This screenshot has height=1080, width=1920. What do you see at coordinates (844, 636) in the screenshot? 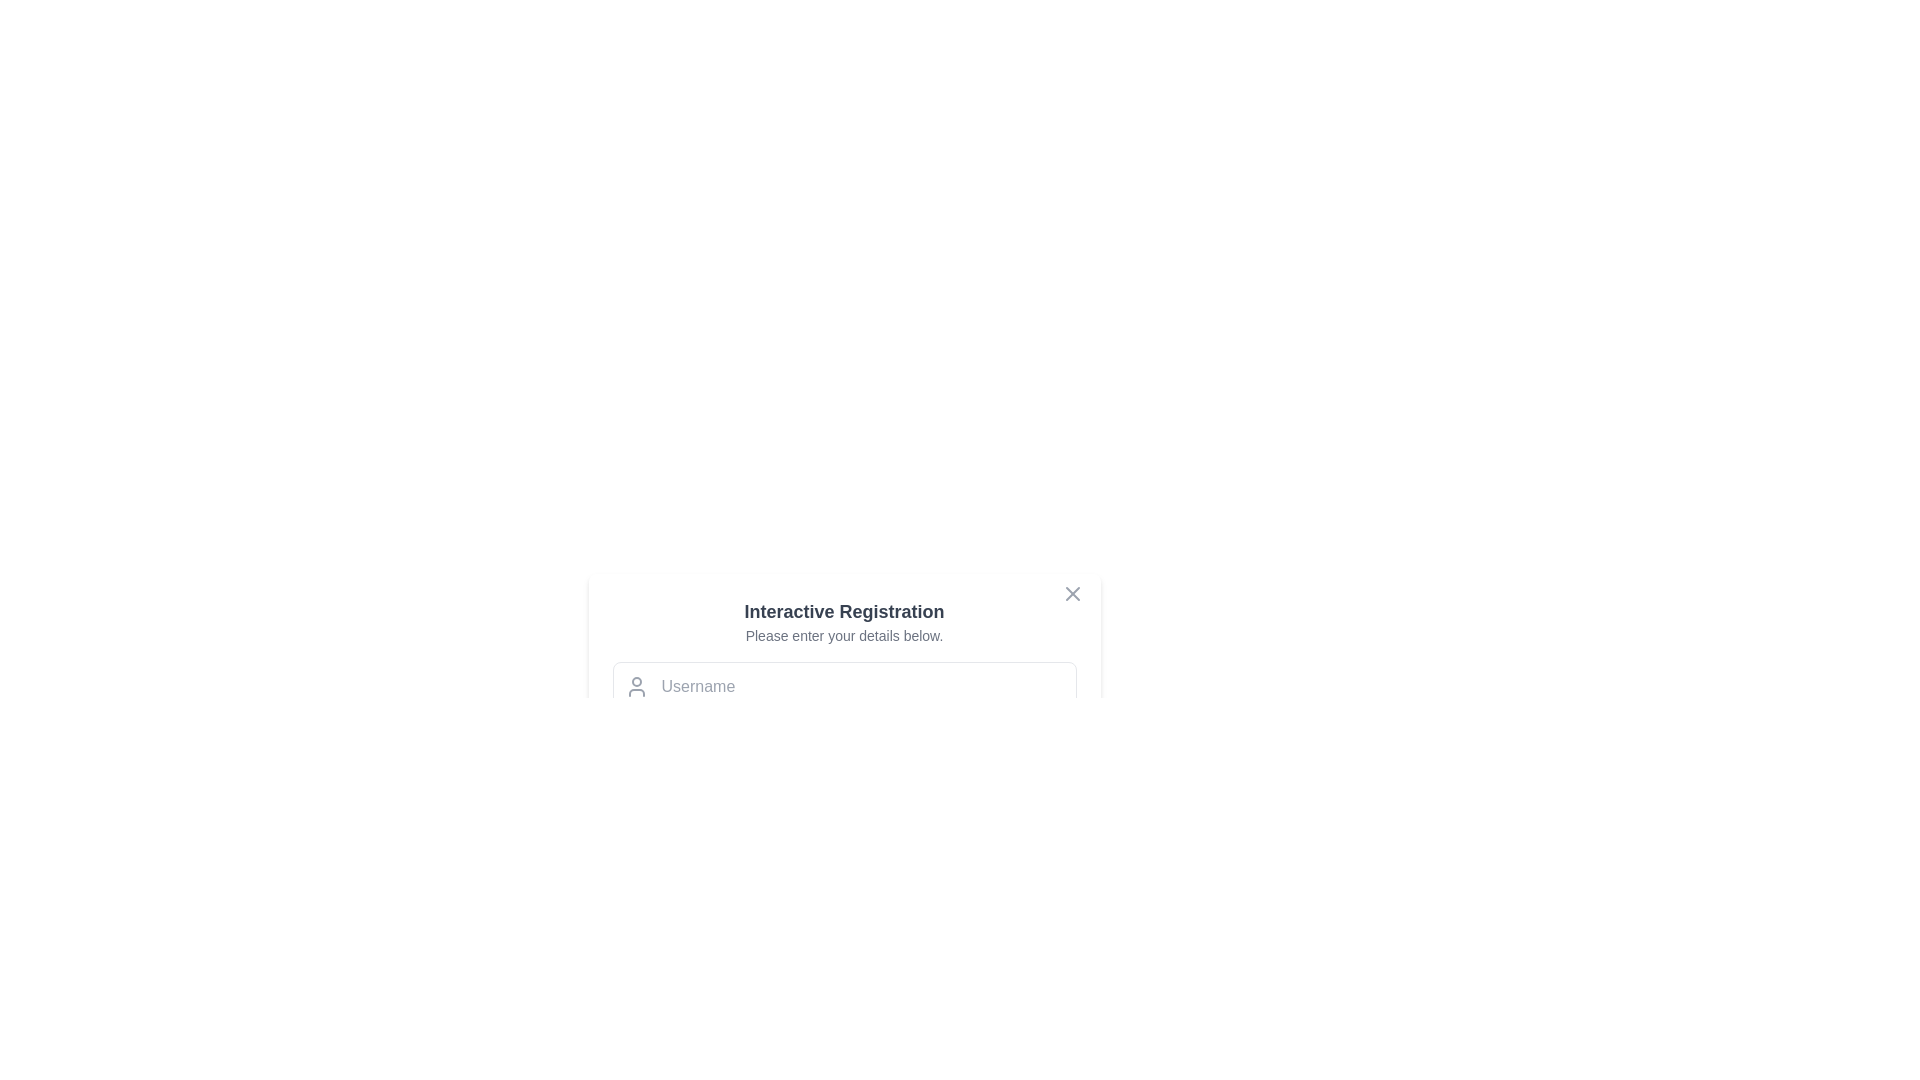
I see `the static text label providing instructions below the 'Interactive Registration' heading in the centered popup dialog` at bounding box center [844, 636].